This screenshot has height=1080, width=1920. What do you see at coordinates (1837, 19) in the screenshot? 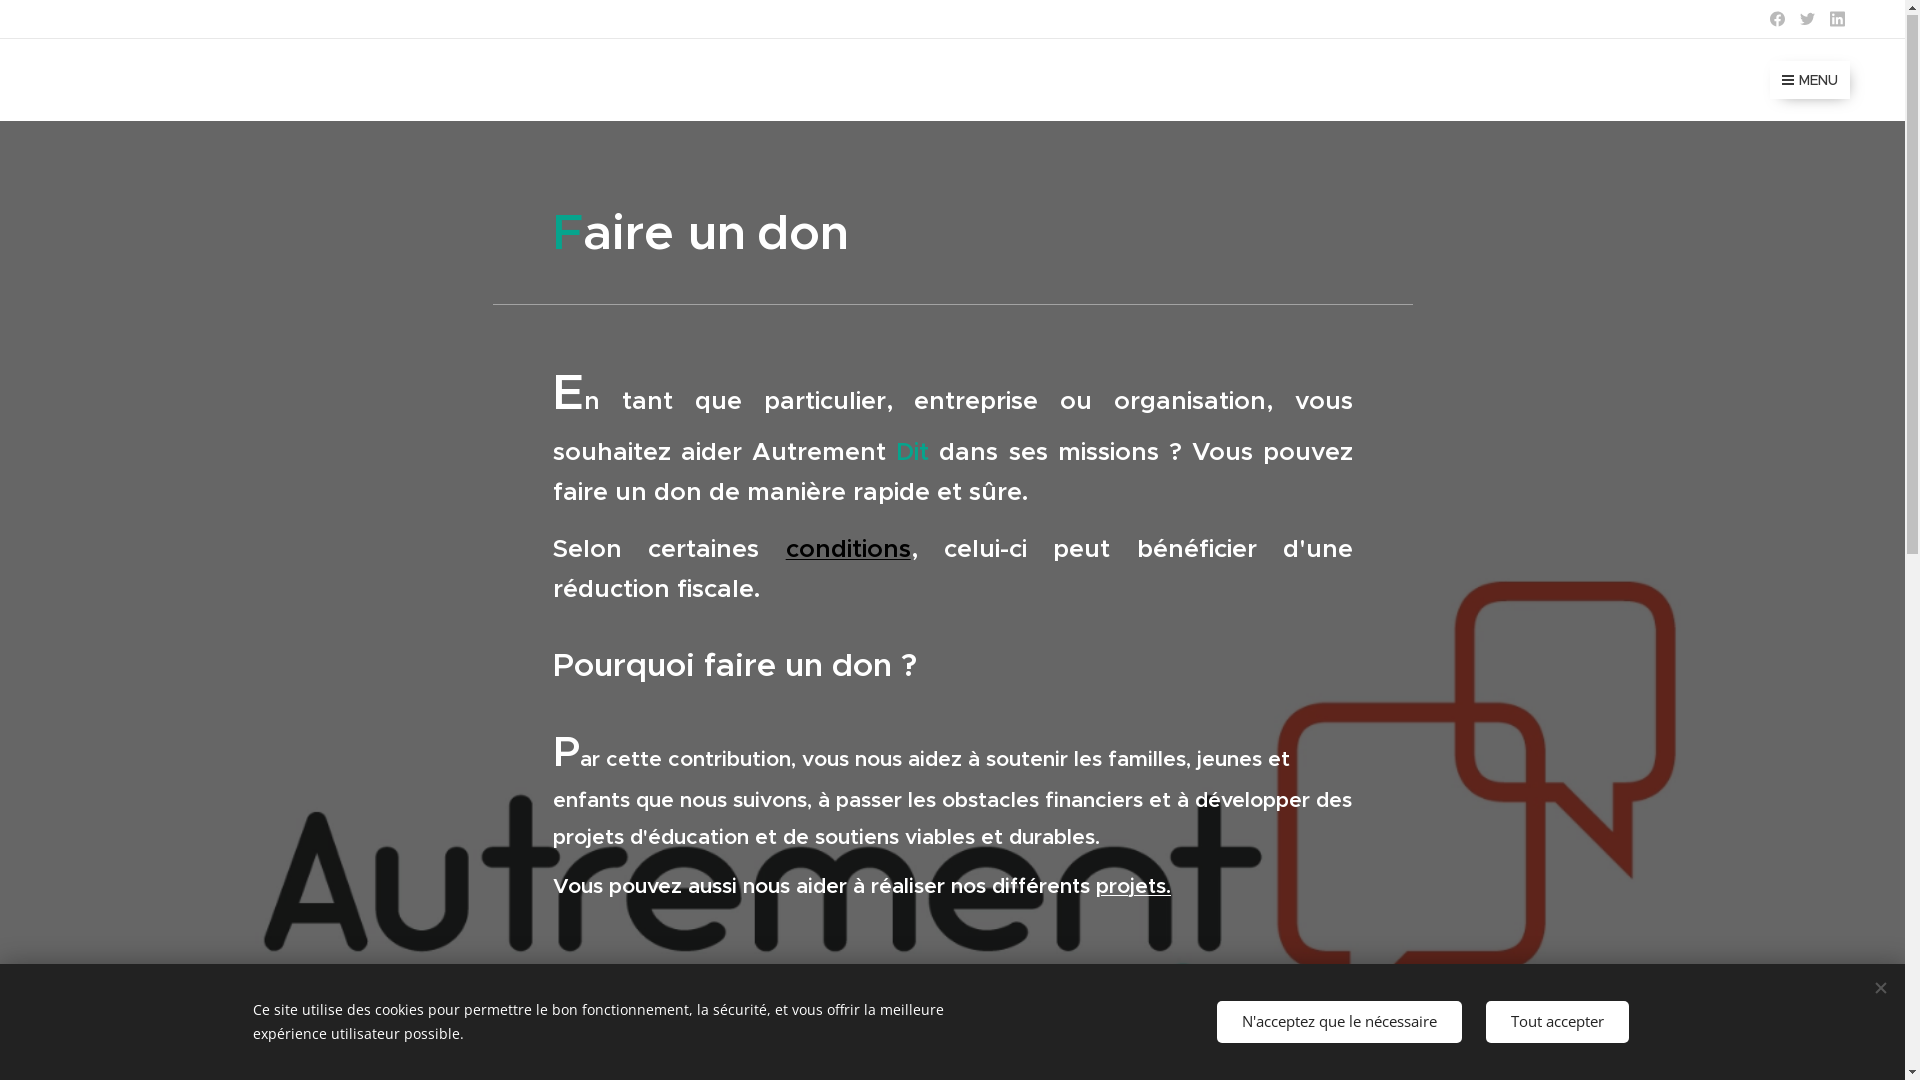
I see `'Linkedin'` at bounding box center [1837, 19].